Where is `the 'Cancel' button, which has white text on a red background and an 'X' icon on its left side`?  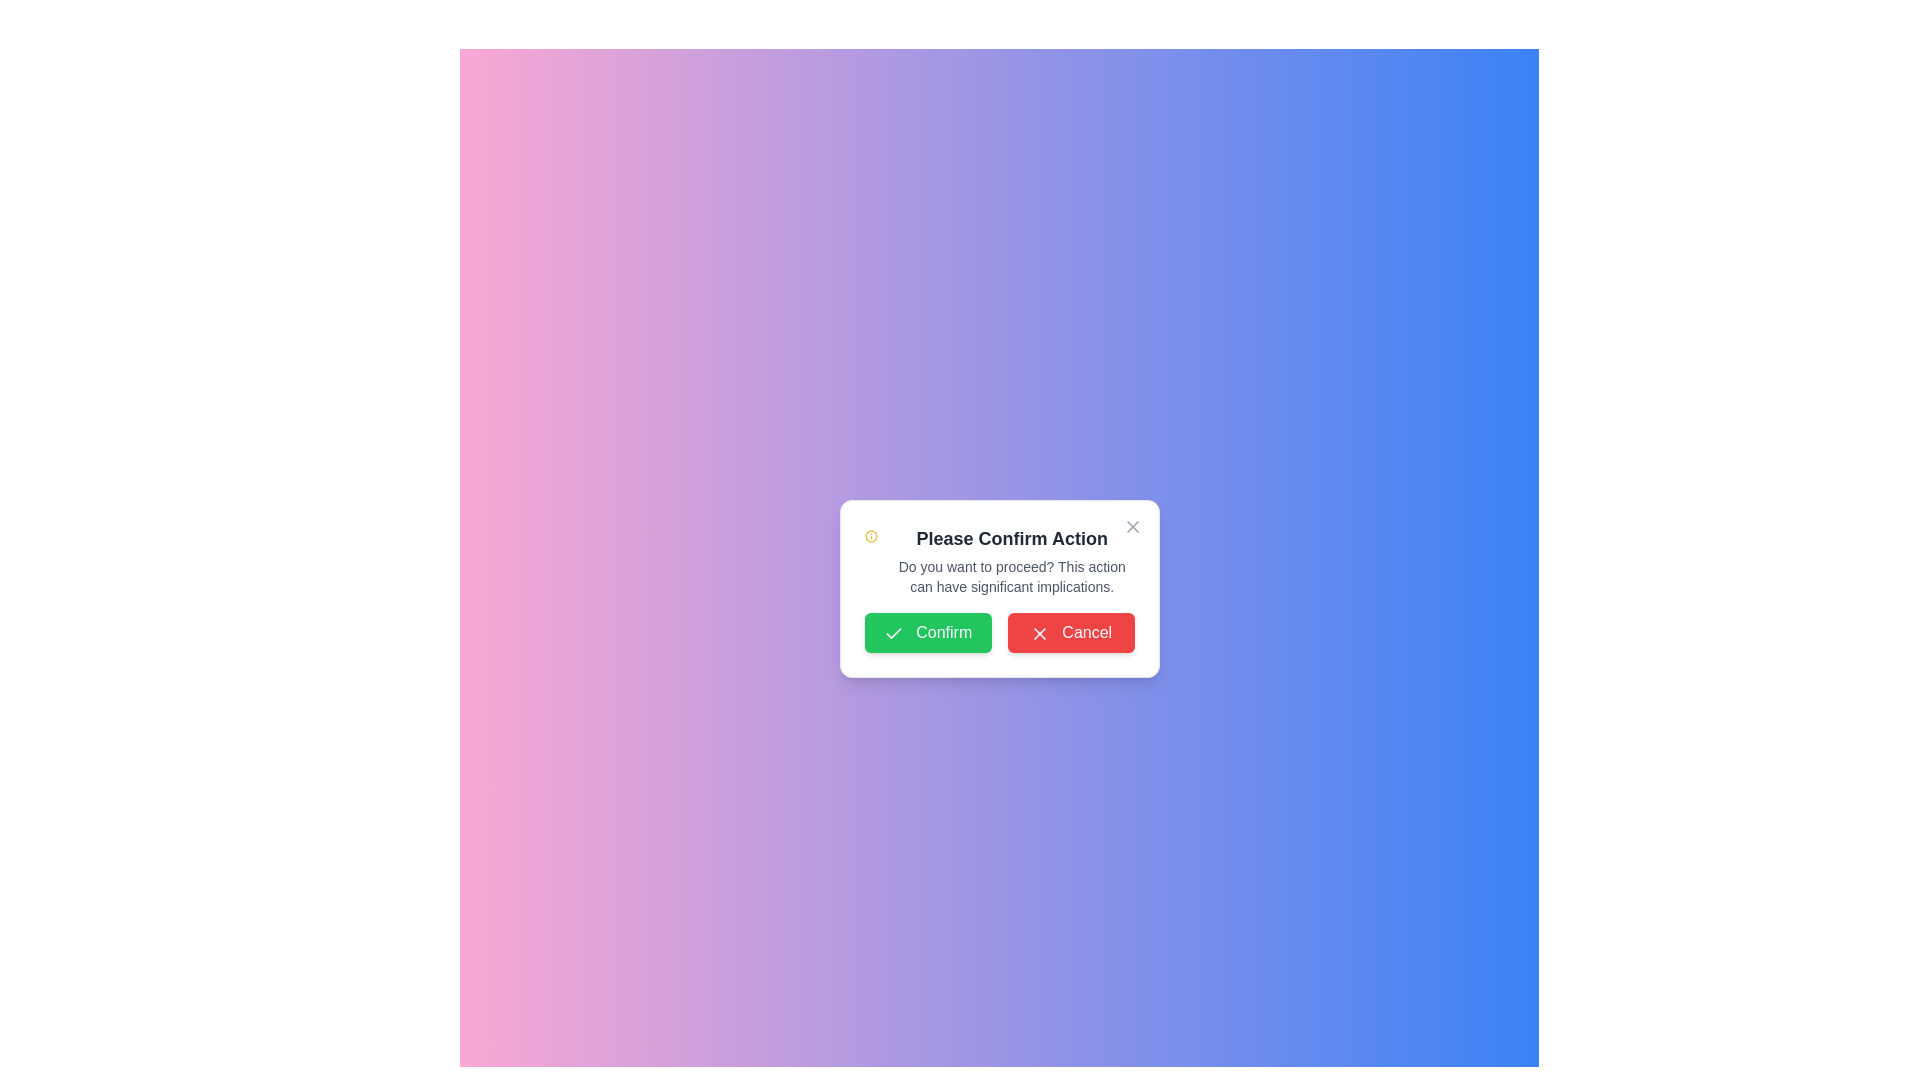 the 'Cancel' button, which has white text on a red background and an 'X' icon on its left side is located at coordinates (1069, 632).